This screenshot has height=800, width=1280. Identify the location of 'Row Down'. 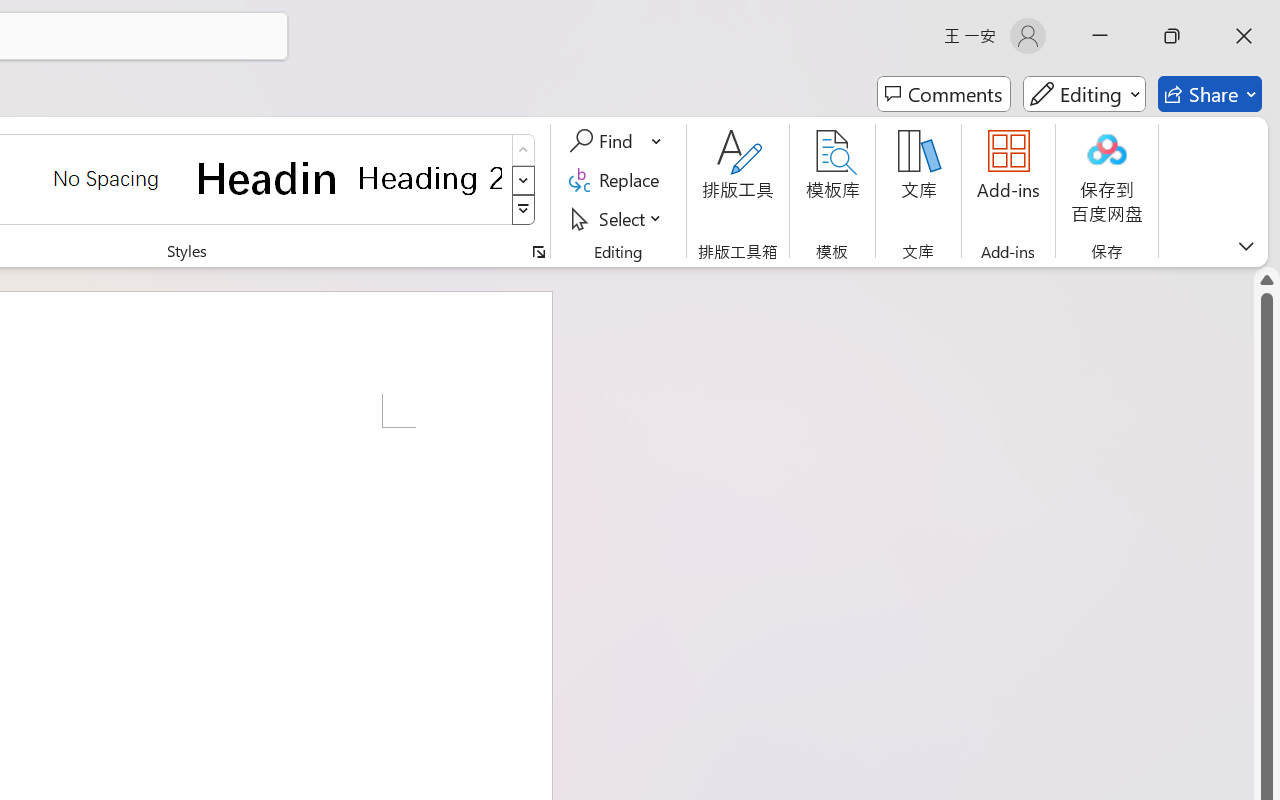
(523, 179).